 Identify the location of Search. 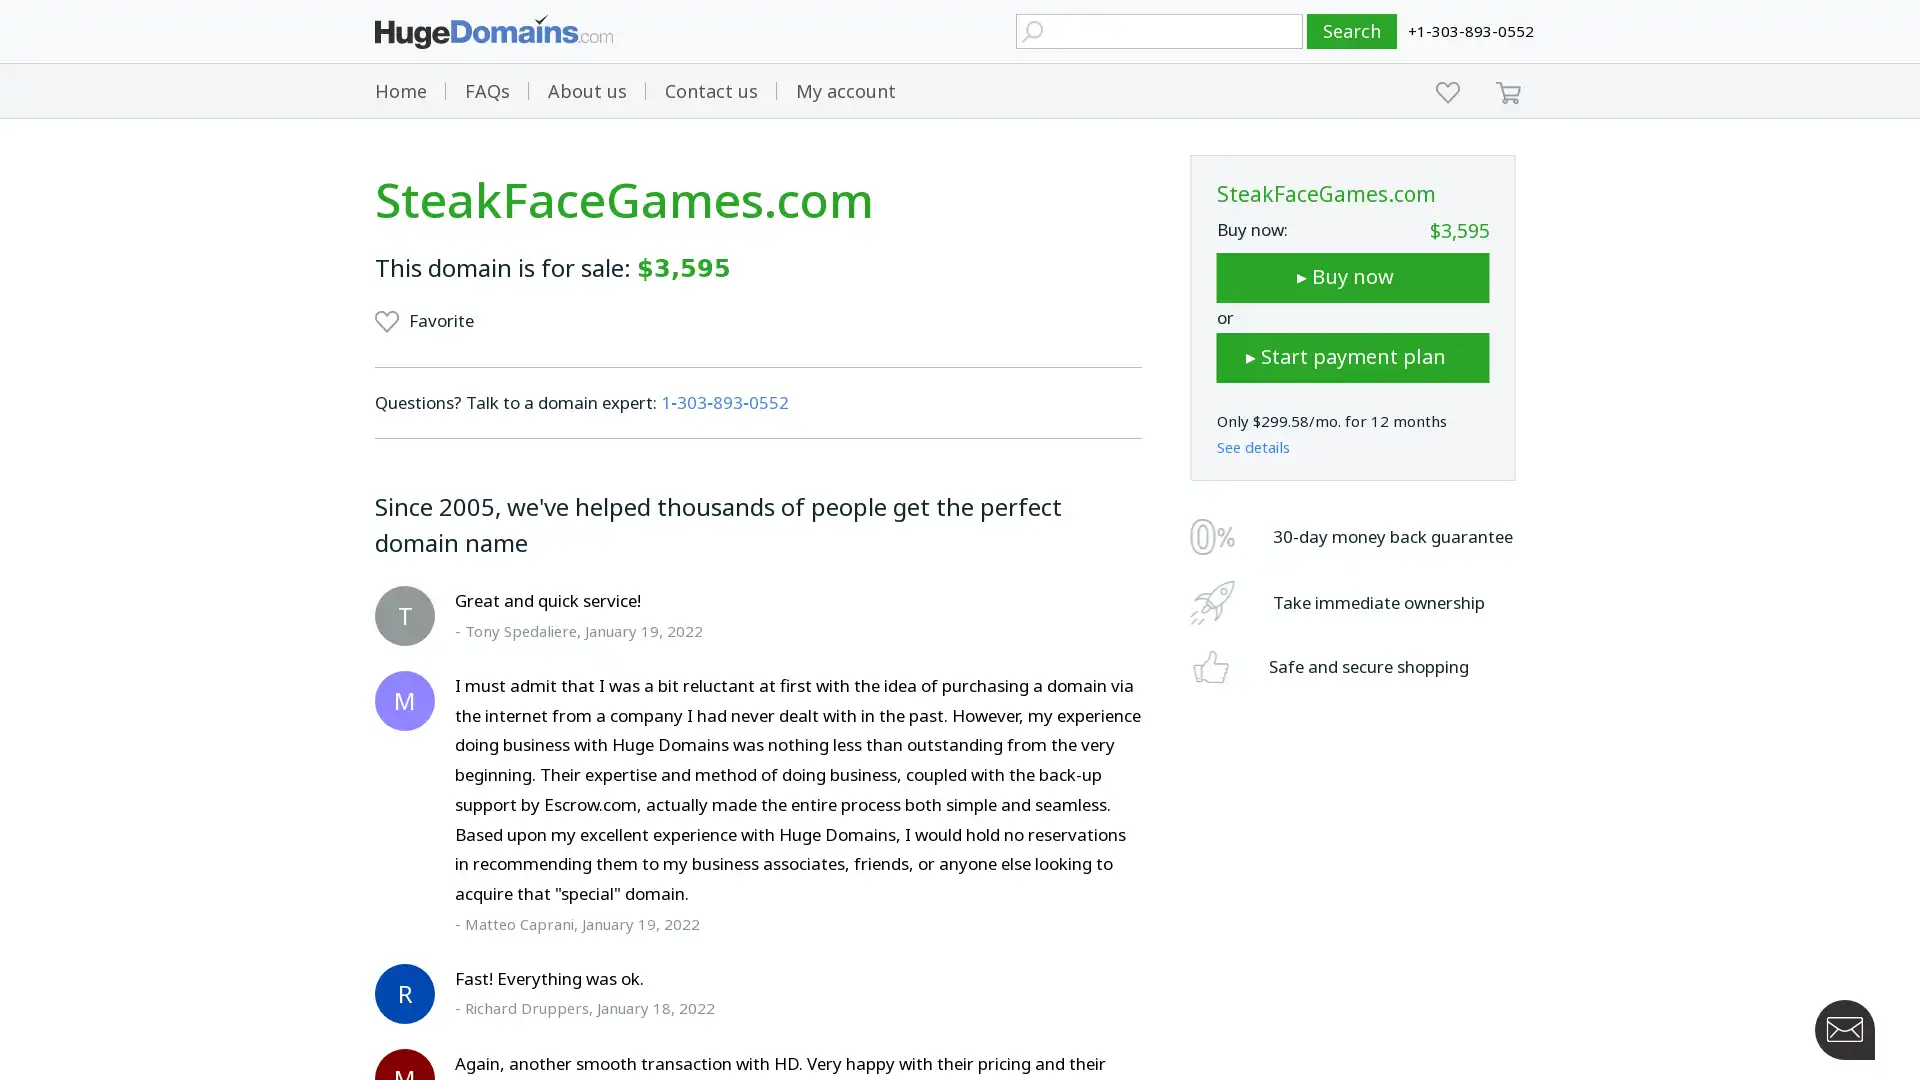
(1352, 31).